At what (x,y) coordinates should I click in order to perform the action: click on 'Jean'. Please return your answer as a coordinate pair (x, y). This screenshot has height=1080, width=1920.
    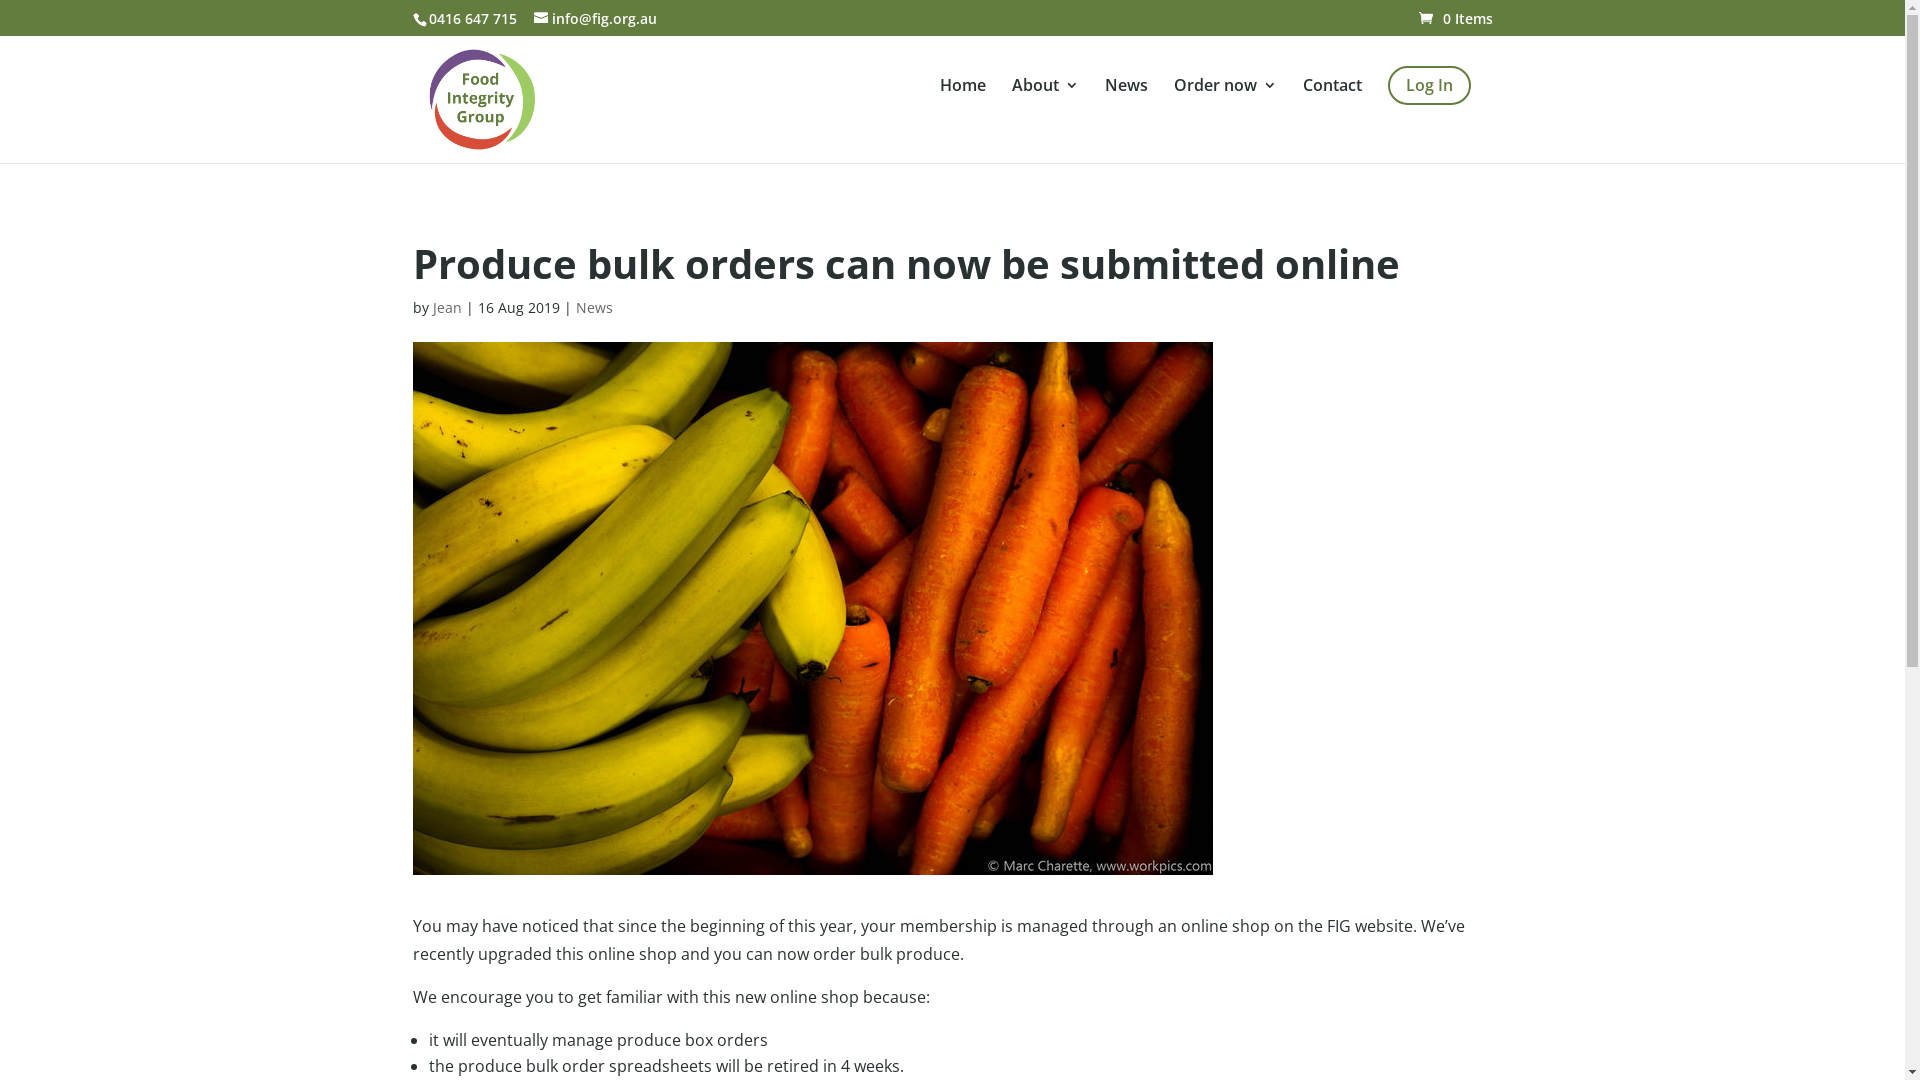
    Looking at the image, I should click on (445, 307).